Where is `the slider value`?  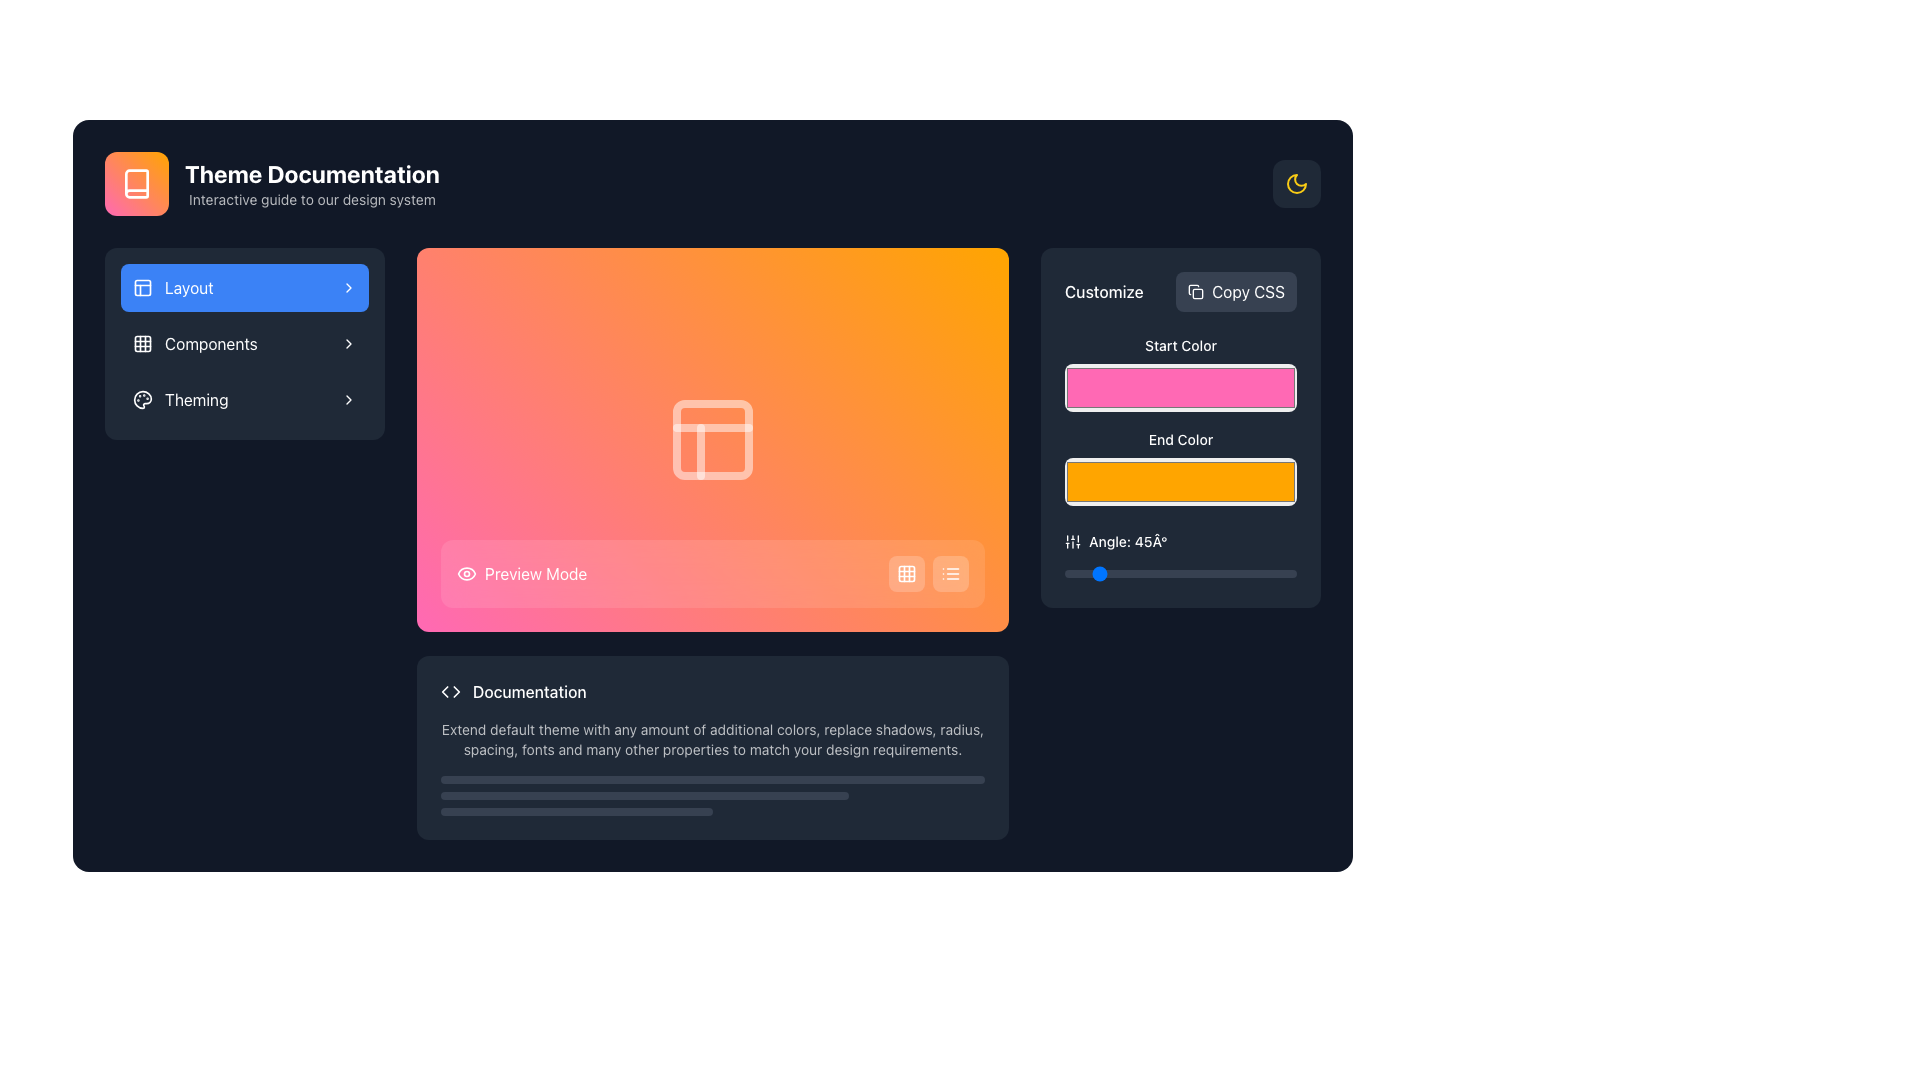 the slider value is located at coordinates (1139, 574).